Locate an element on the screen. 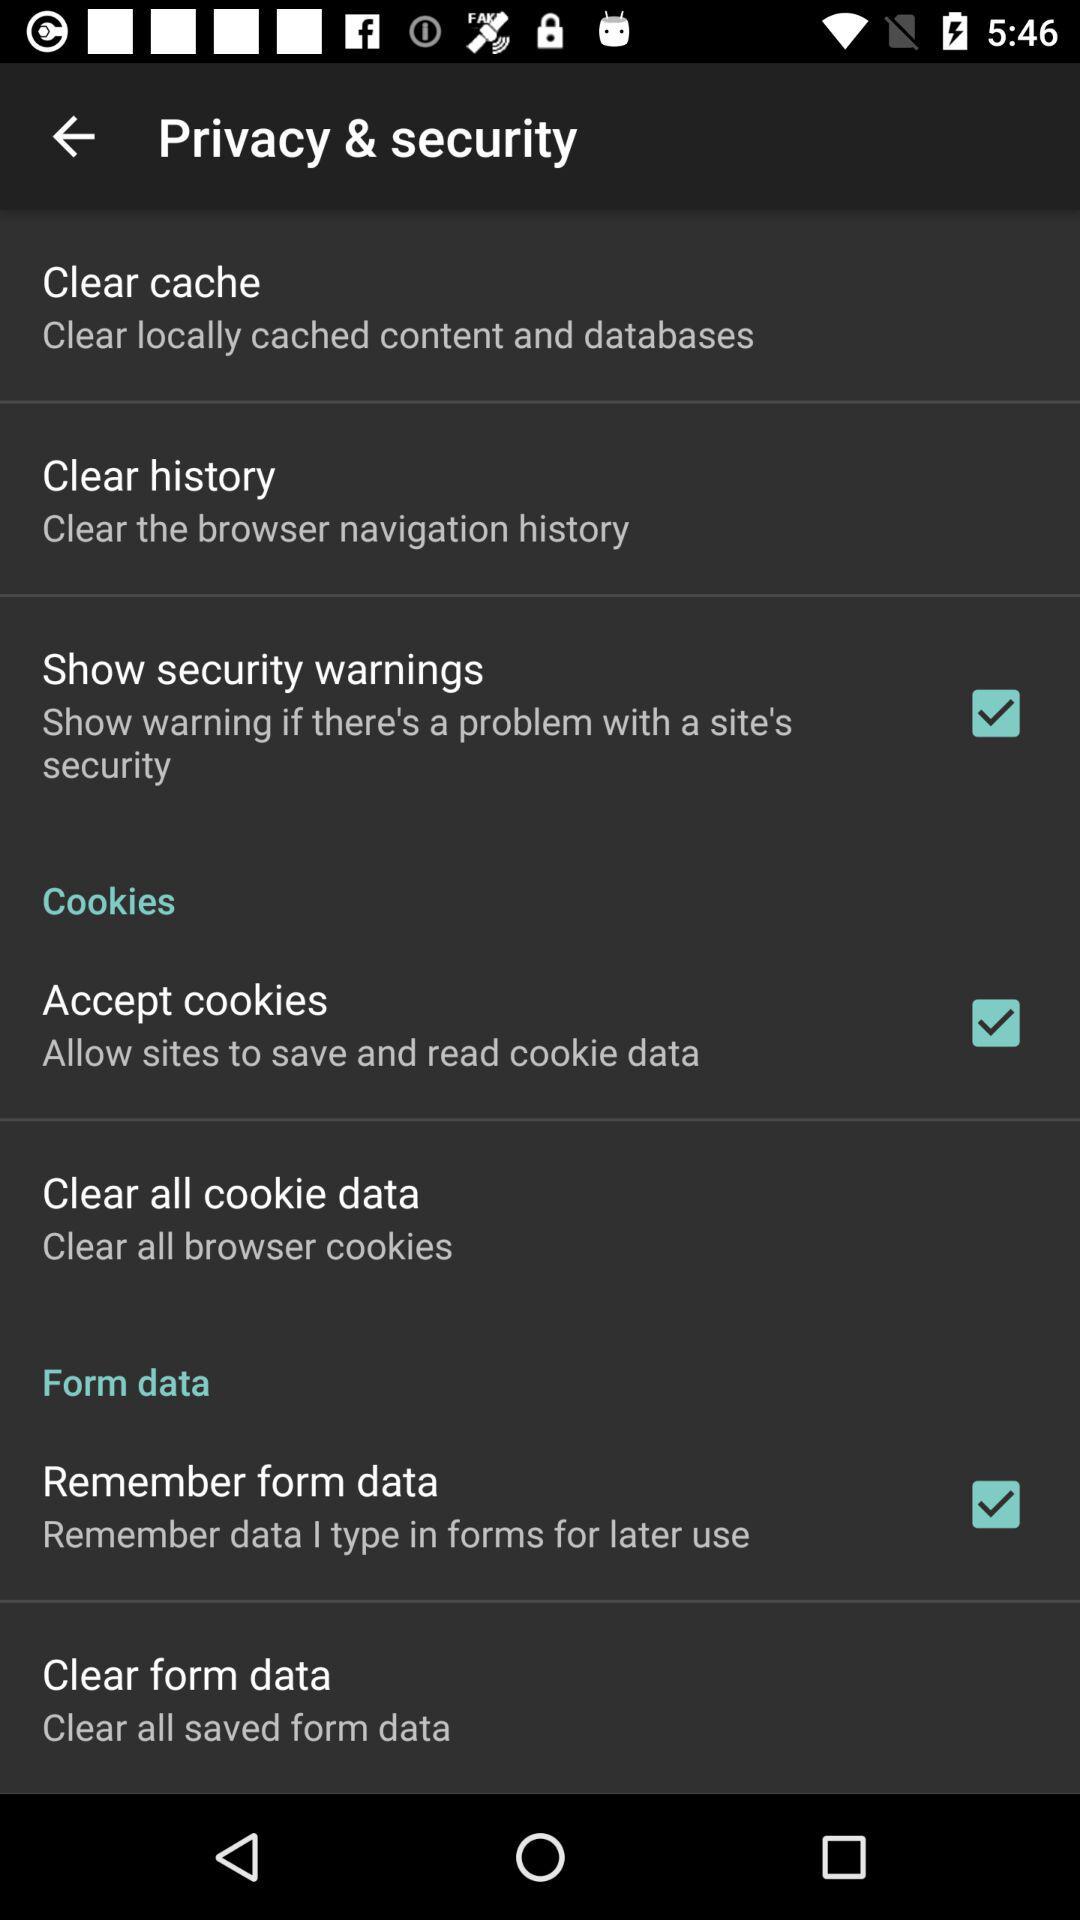 The image size is (1080, 1920). the accept cookies is located at coordinates (185, 998).